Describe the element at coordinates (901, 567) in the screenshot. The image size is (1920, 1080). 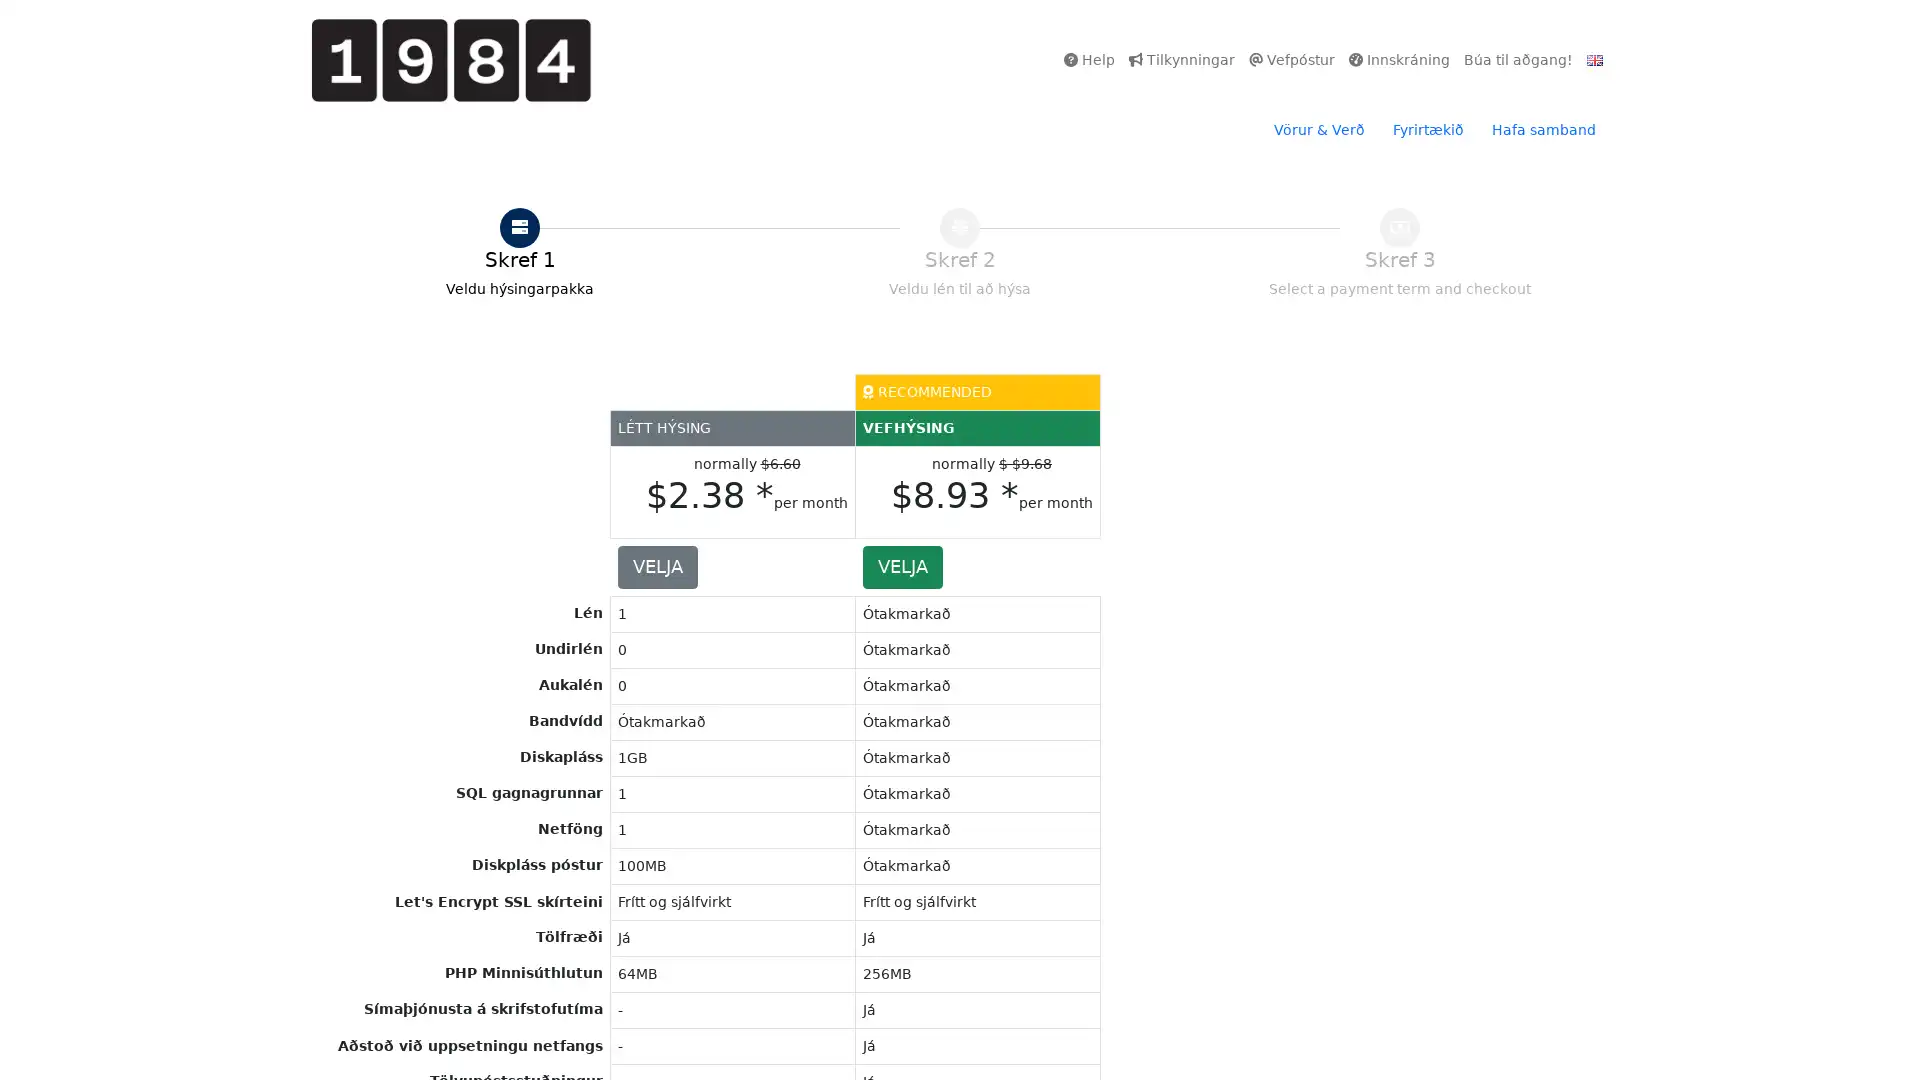
I see `VELJA` at that location.